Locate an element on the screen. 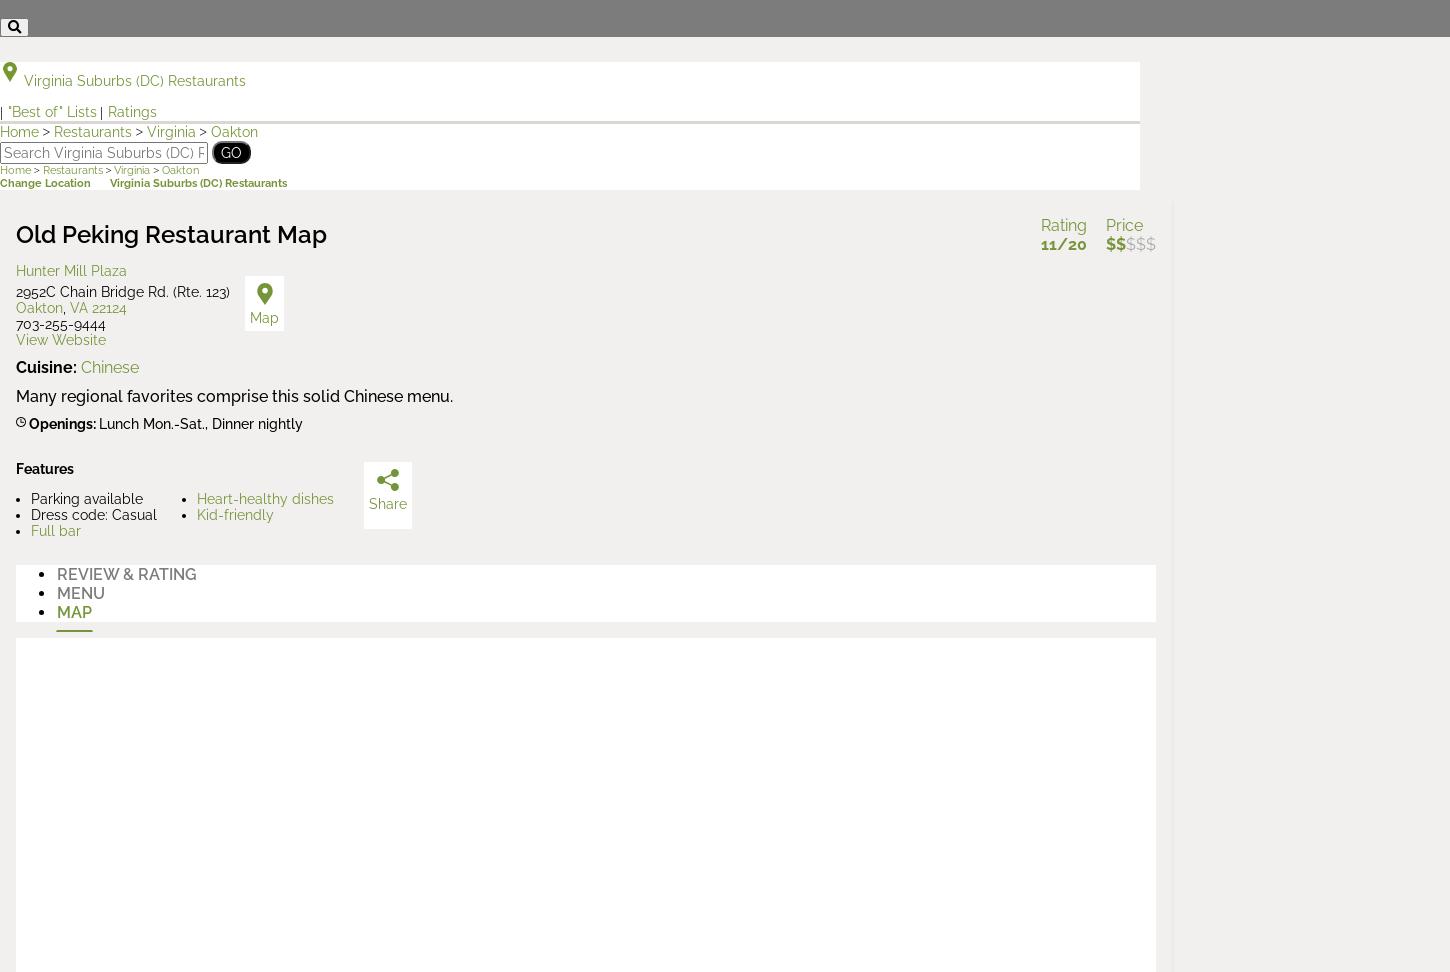 This screenshot has height=972, width=1450. 'Change Location' is located at coordinates (45, 182).